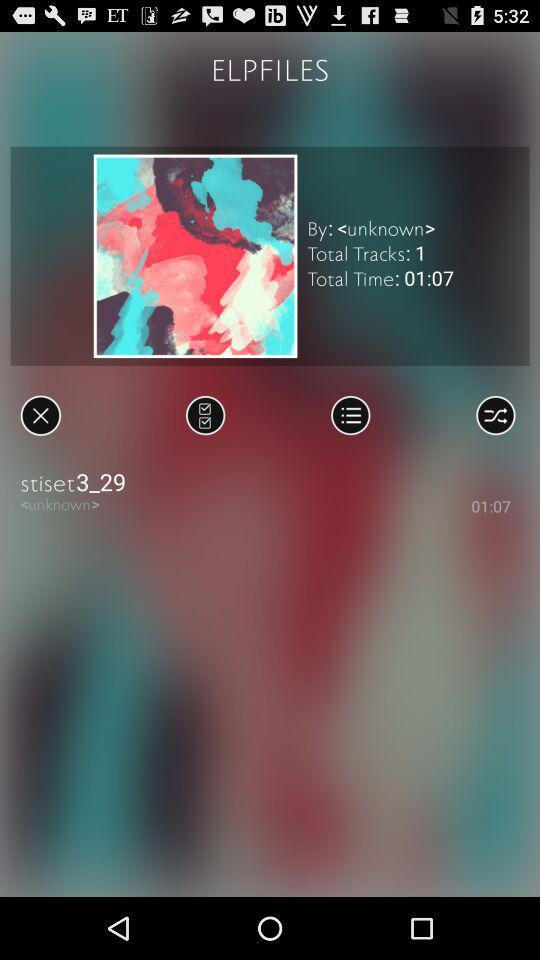  Describe the element at coordinates (270, 481) in the screenshot. I see `the stiset3_29 icon` at that location.